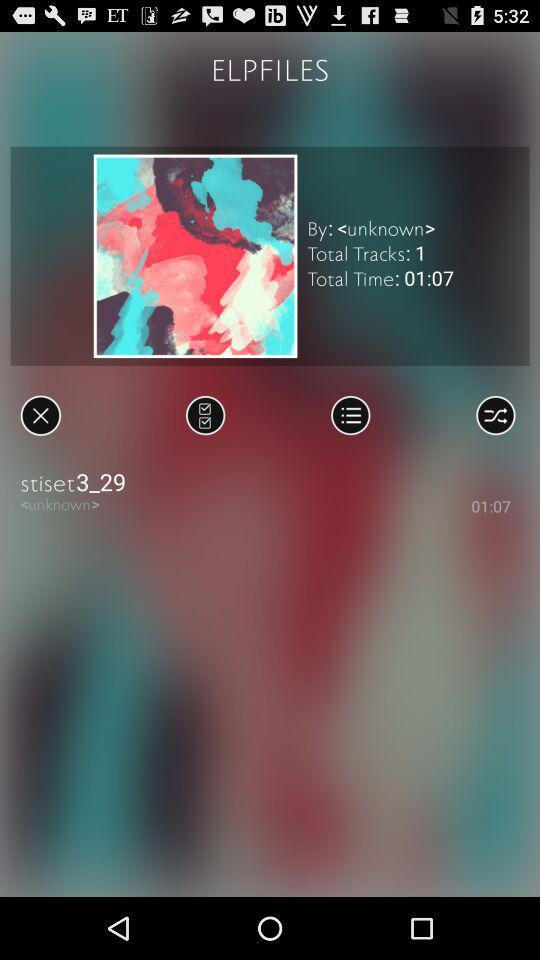  Describe the element at coordinates (270, 481) in the screenshot. I see `the stiset3_29 icon` at that location.